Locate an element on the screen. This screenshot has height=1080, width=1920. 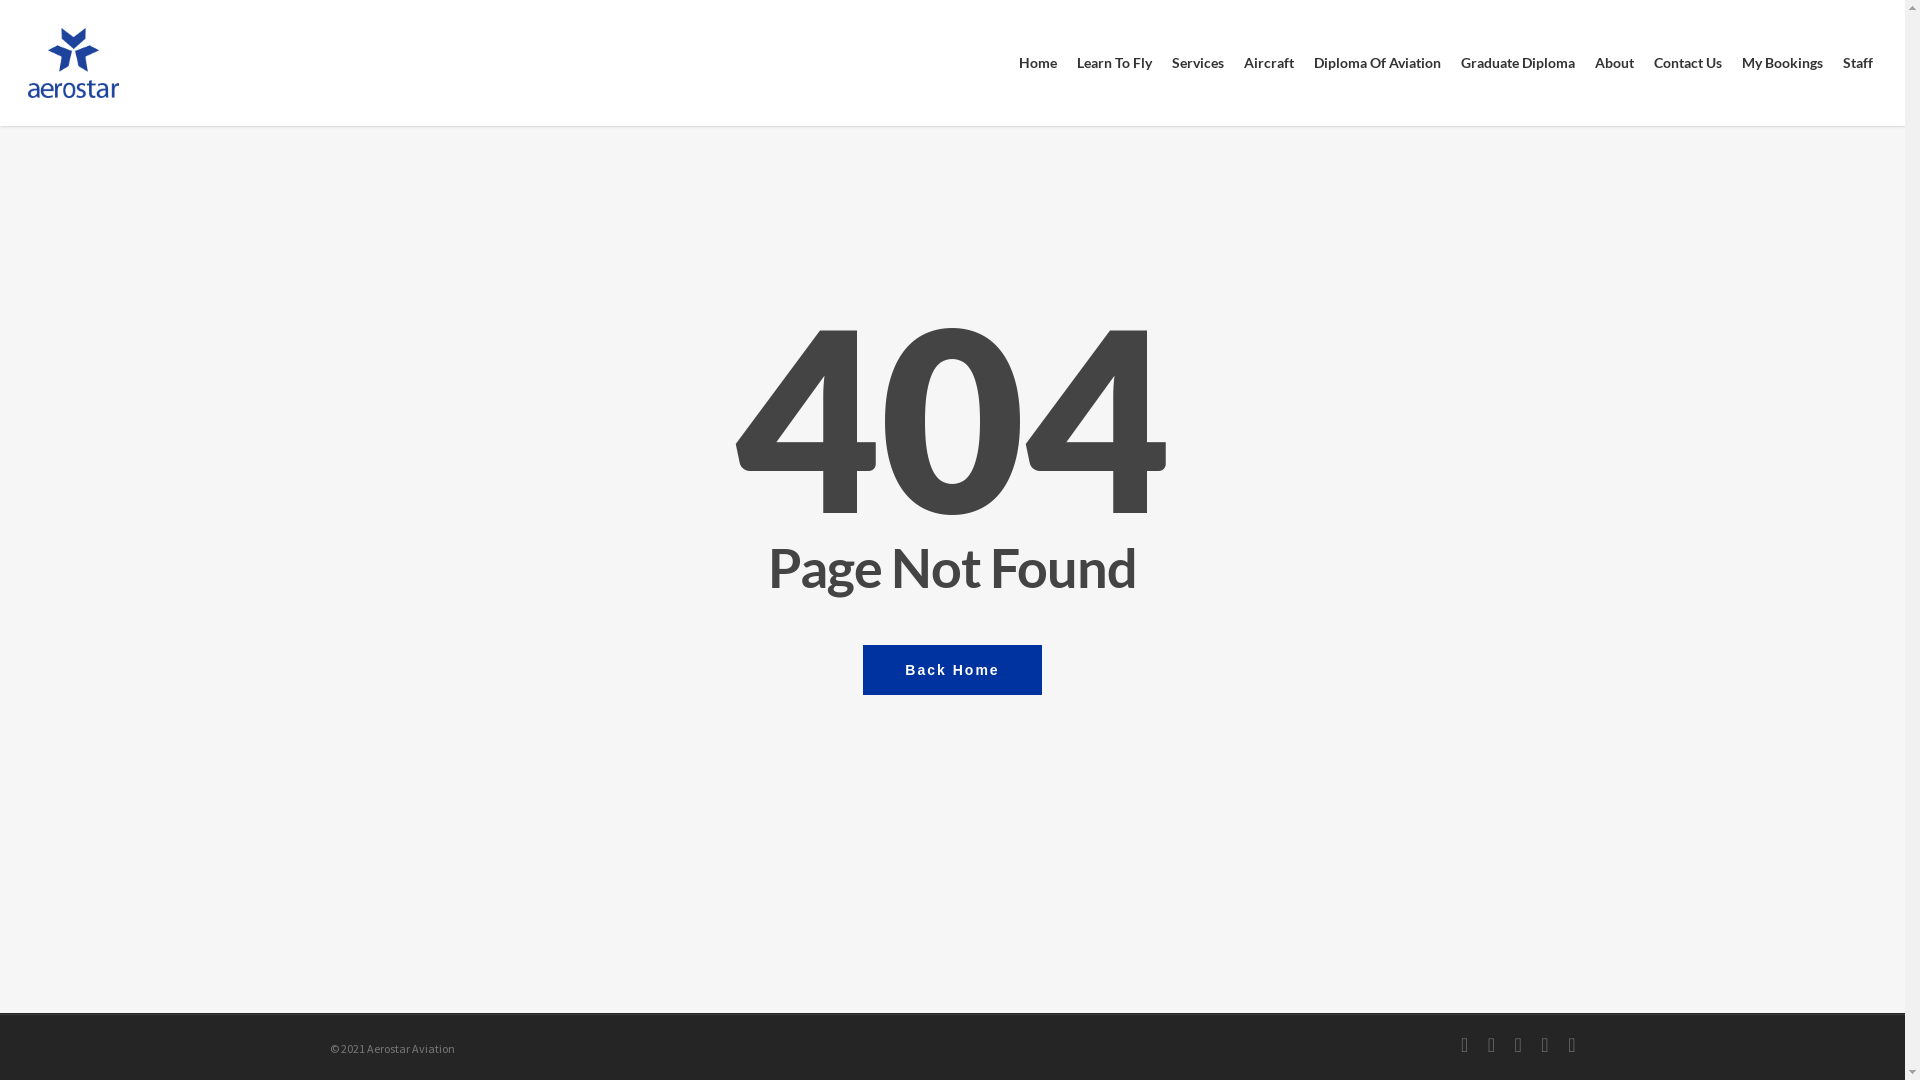
'Graduate Diploma' is located at coordinates (1517, 61).